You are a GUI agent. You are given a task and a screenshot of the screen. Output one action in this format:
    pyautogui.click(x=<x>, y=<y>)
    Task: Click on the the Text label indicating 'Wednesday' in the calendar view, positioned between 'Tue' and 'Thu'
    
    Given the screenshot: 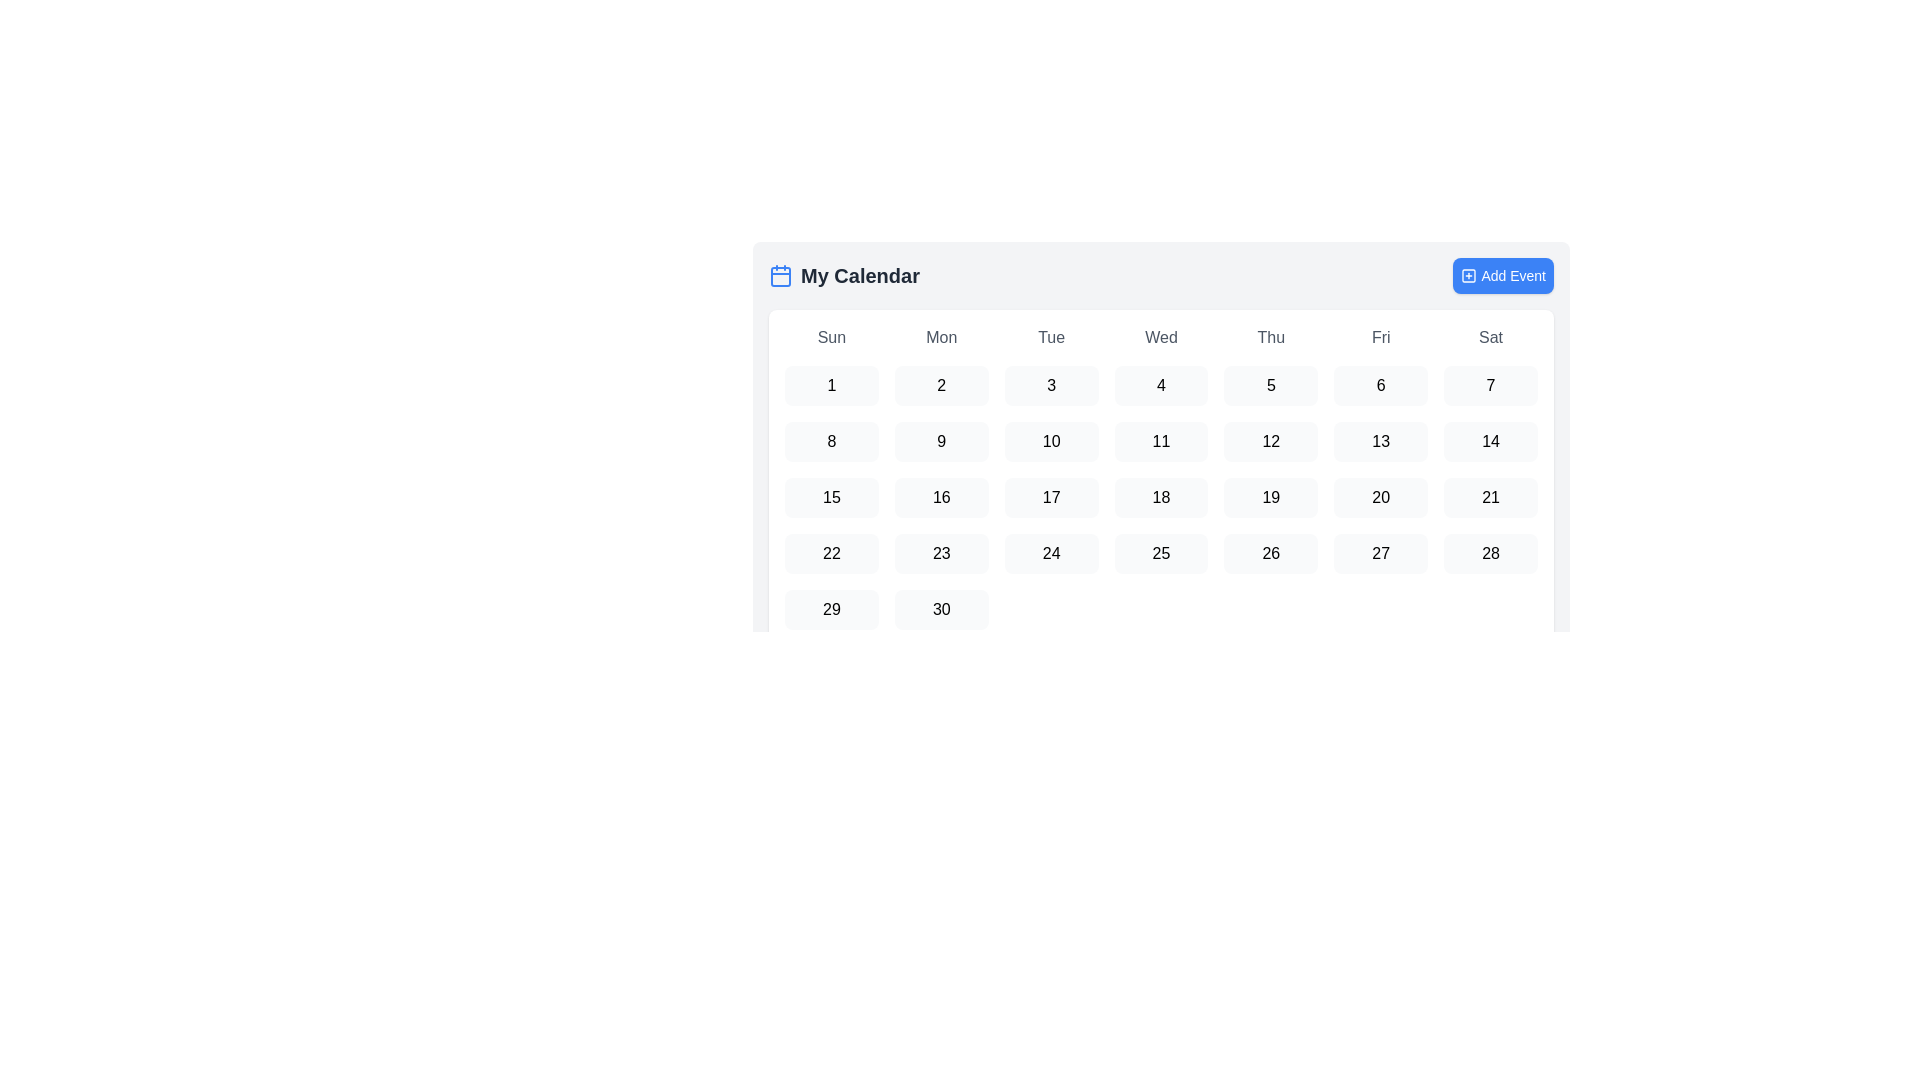 What is the action you would take?
    pyautogui.click(x=1161, y=337)
    